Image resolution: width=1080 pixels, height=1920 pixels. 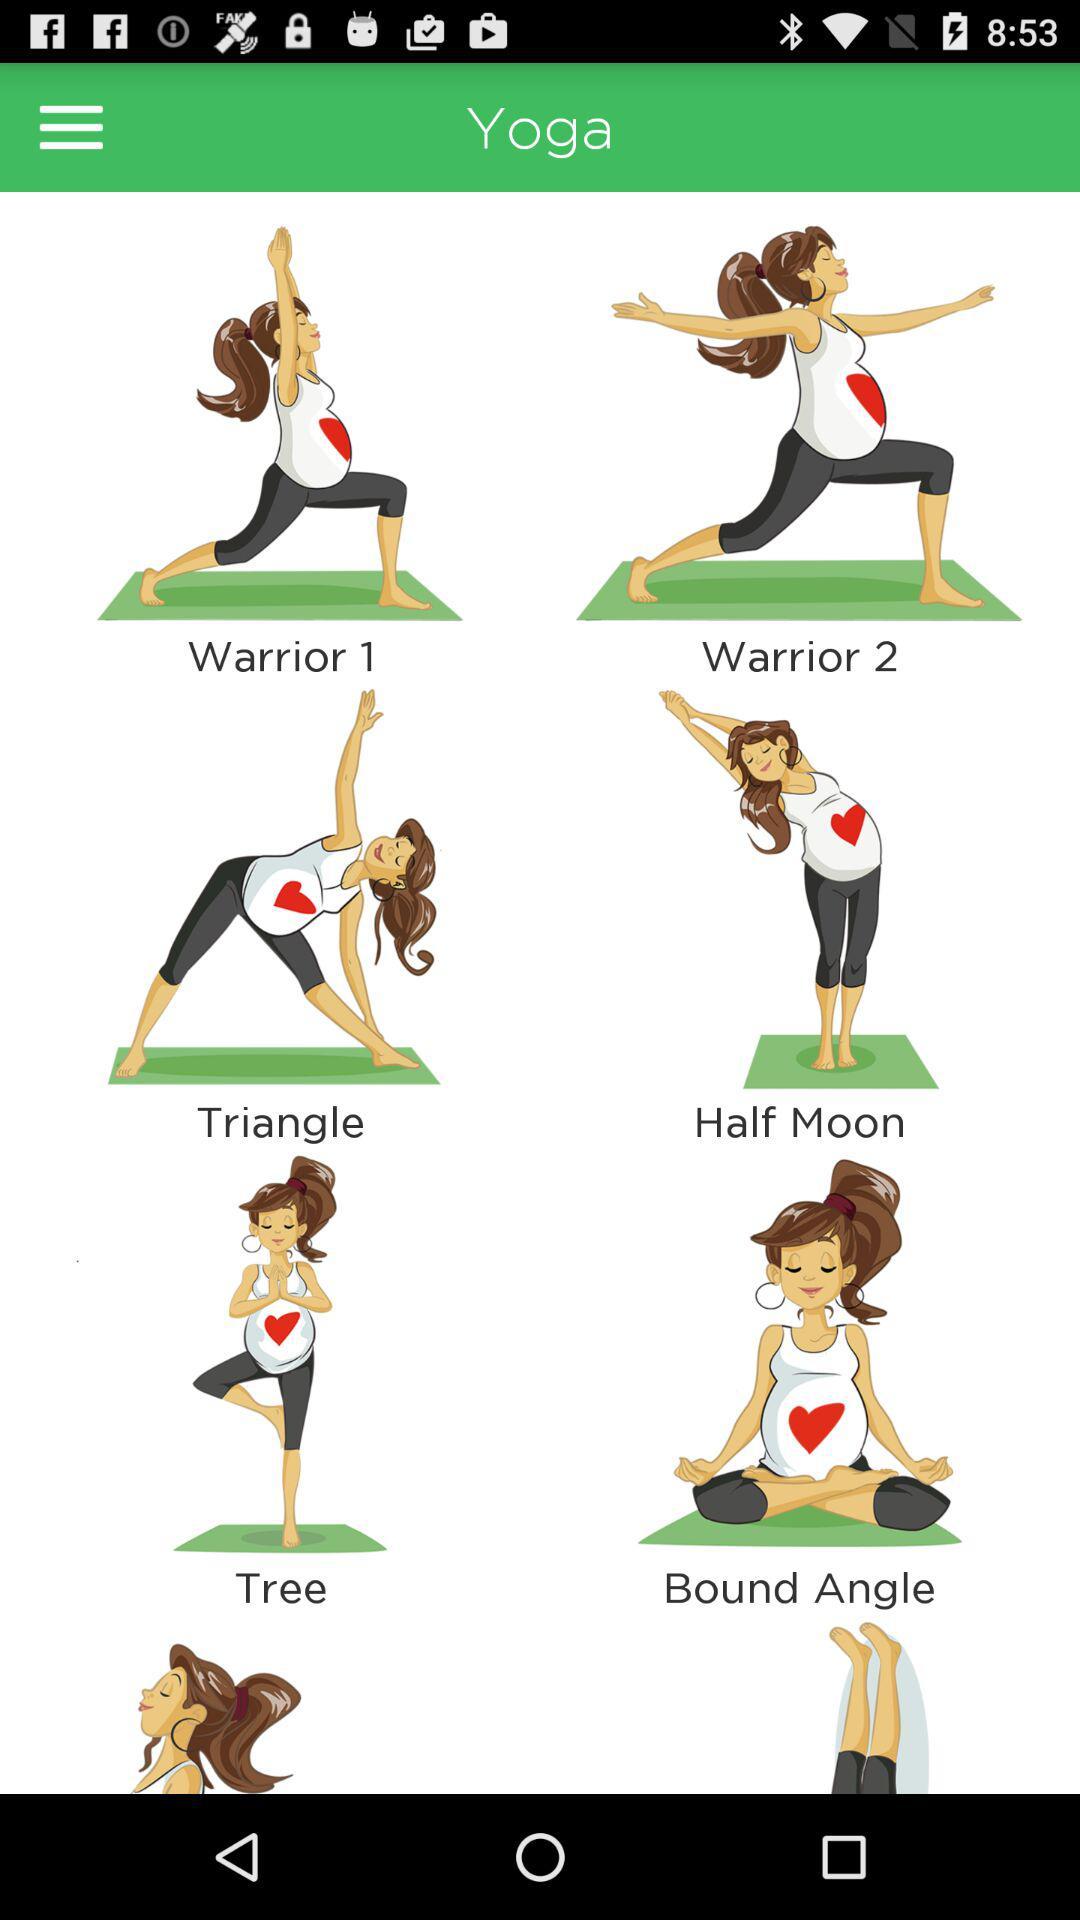 I want to click on app below triangle app, so click(x=280, y=1354).